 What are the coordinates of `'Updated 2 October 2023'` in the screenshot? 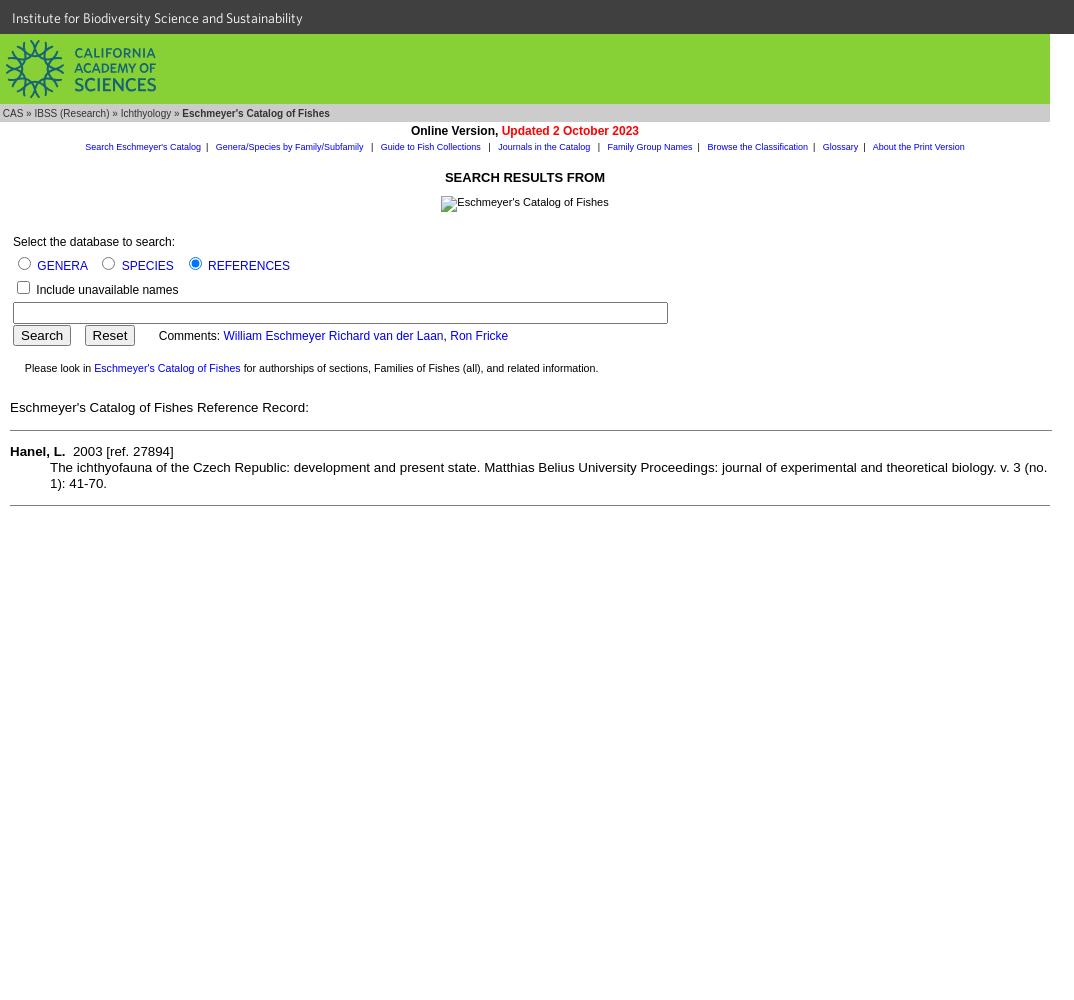 It's located at (568, 131).